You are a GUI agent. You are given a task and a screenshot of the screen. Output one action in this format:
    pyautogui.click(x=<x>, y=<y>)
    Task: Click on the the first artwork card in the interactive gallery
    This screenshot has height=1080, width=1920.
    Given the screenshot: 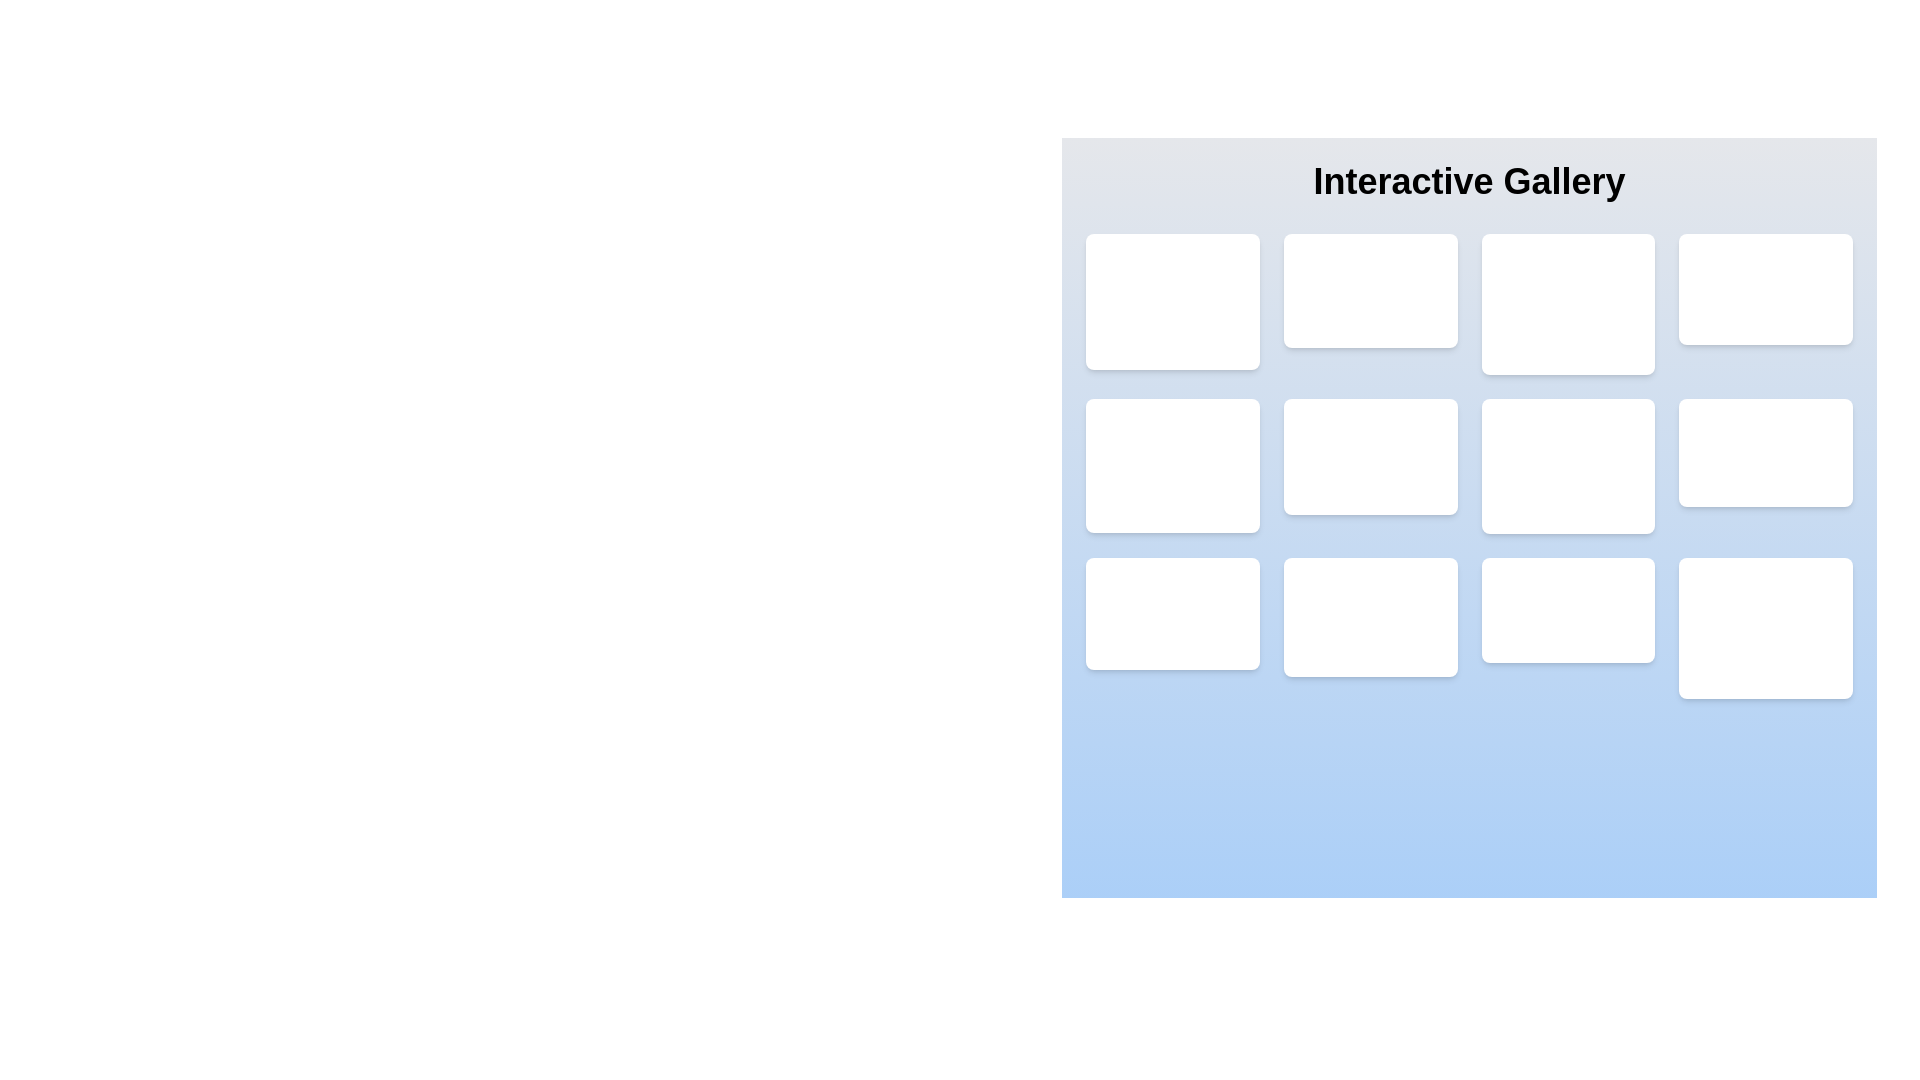 What is the action you would take?
    pyautogui.click(x=1172, y=301)
    